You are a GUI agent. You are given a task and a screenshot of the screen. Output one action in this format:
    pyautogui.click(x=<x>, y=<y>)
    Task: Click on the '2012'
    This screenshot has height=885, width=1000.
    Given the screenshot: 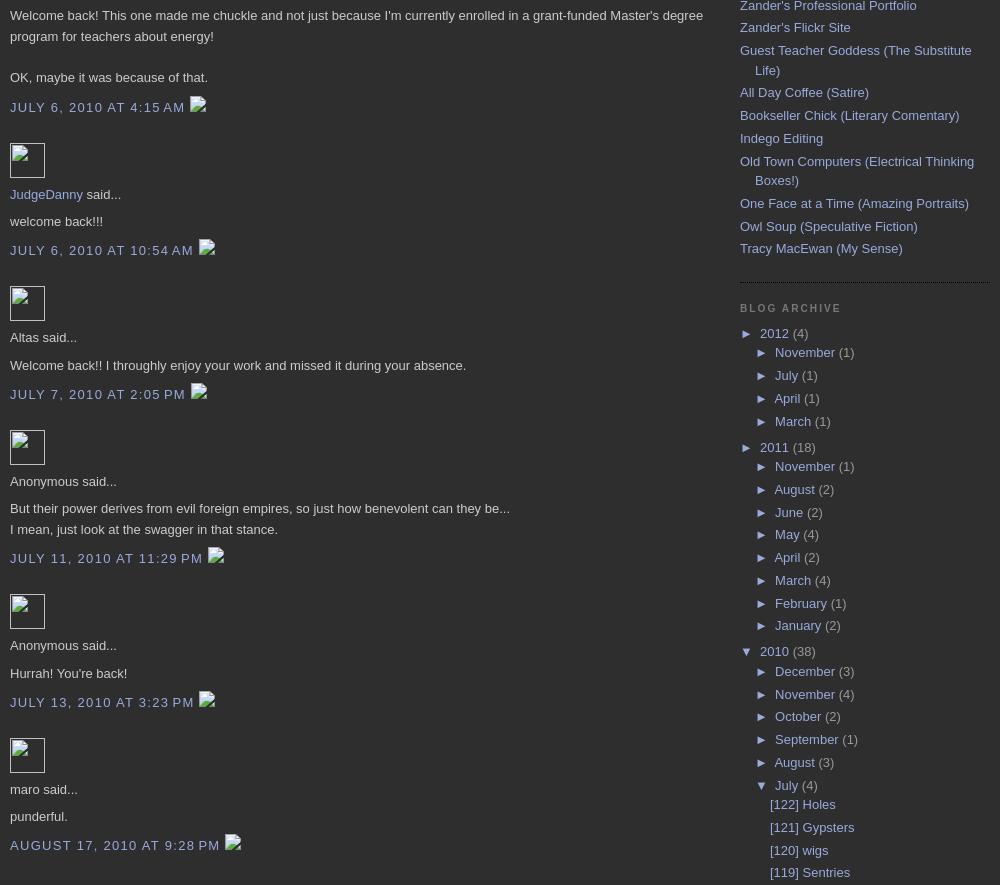 What is the action you would take?
    pyautogui.click(x=776, y=332)
    